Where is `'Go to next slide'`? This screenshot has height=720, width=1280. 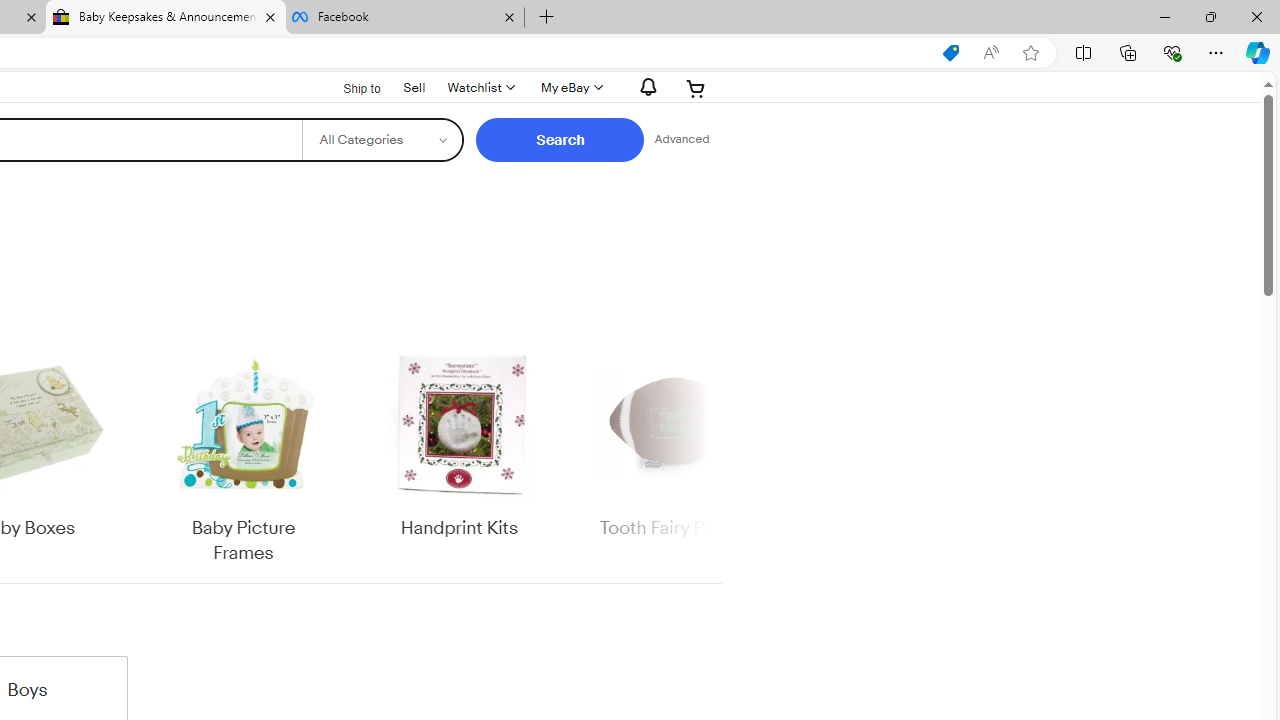
'Go to next slide' is located at coordinates (709, 455).